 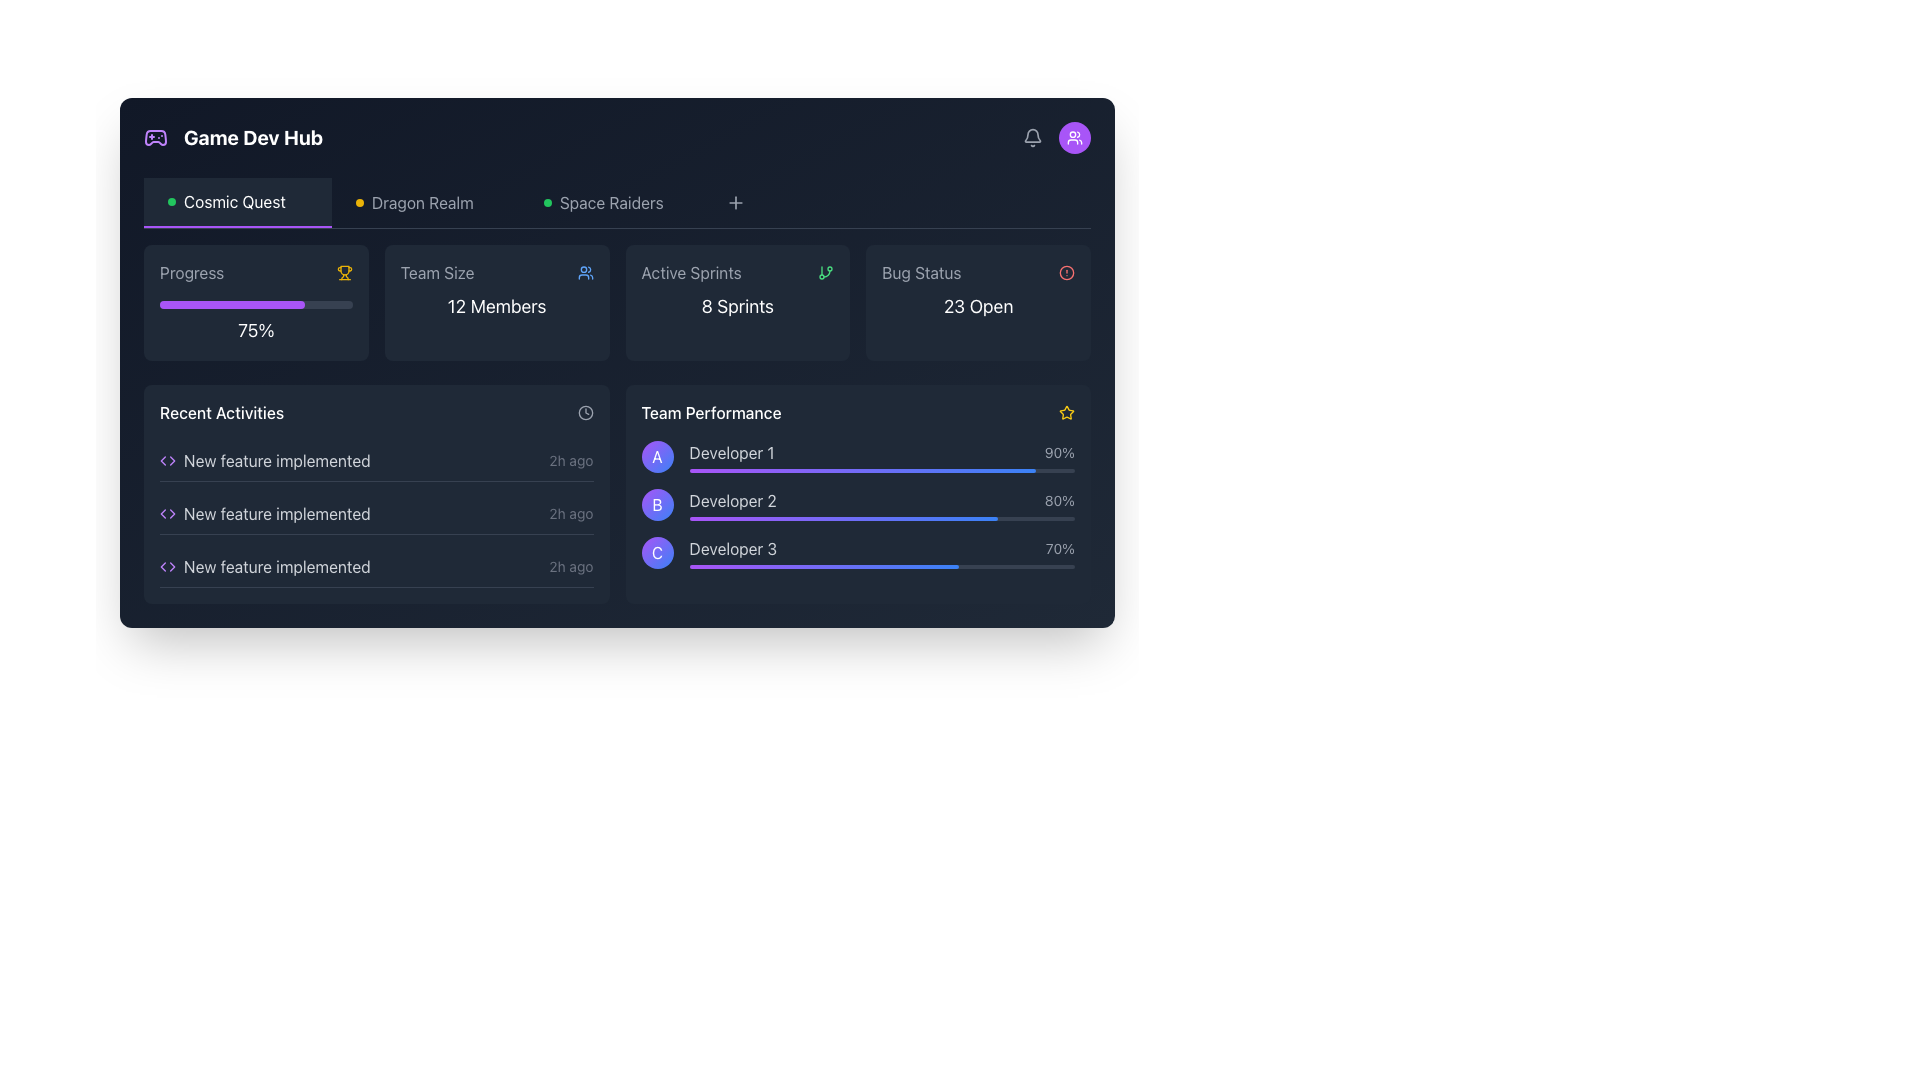 What do you see at coordinates (255, 330) in the screenshot?
I see `the static text label displaying '75%' located under the progress bar in the 'Progress' card` at bounding box center [255, 330].